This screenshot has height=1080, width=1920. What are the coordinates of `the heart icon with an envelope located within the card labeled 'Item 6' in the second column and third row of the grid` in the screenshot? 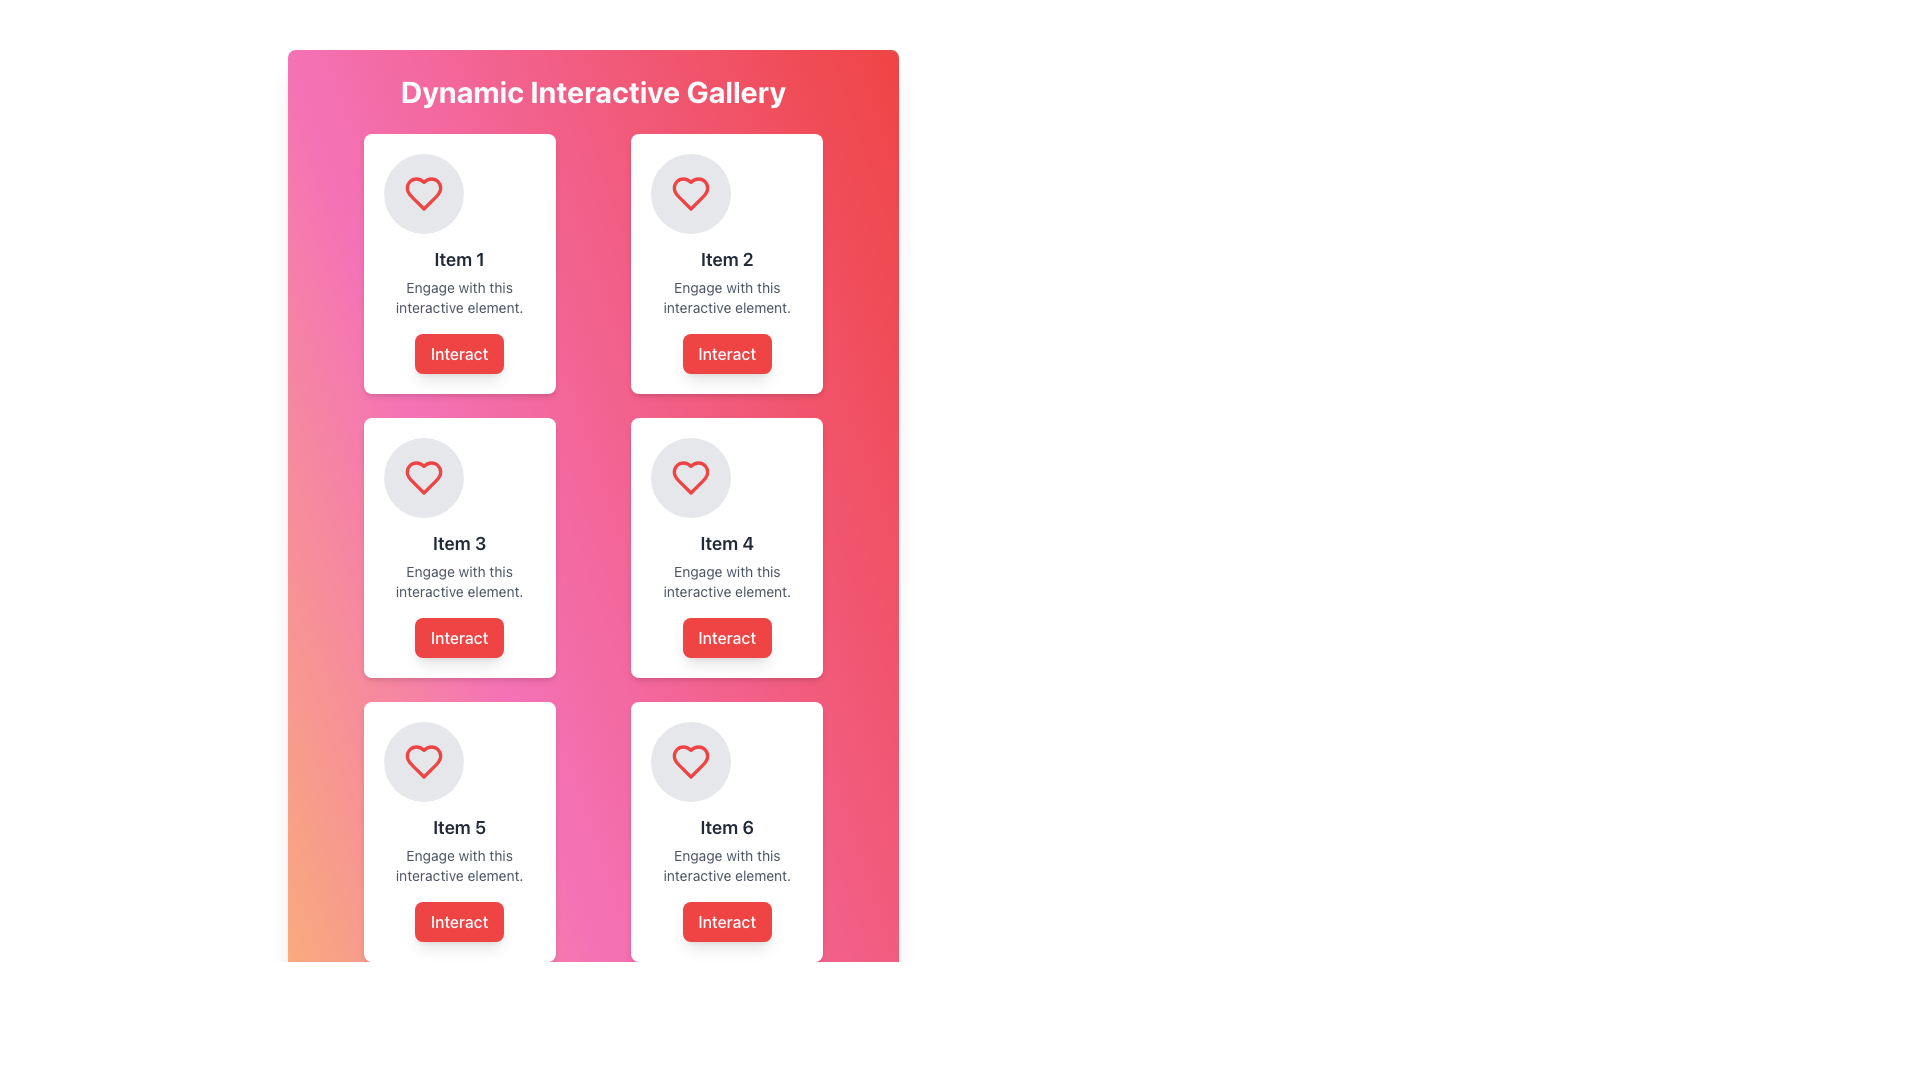 It's located at (691, 762).